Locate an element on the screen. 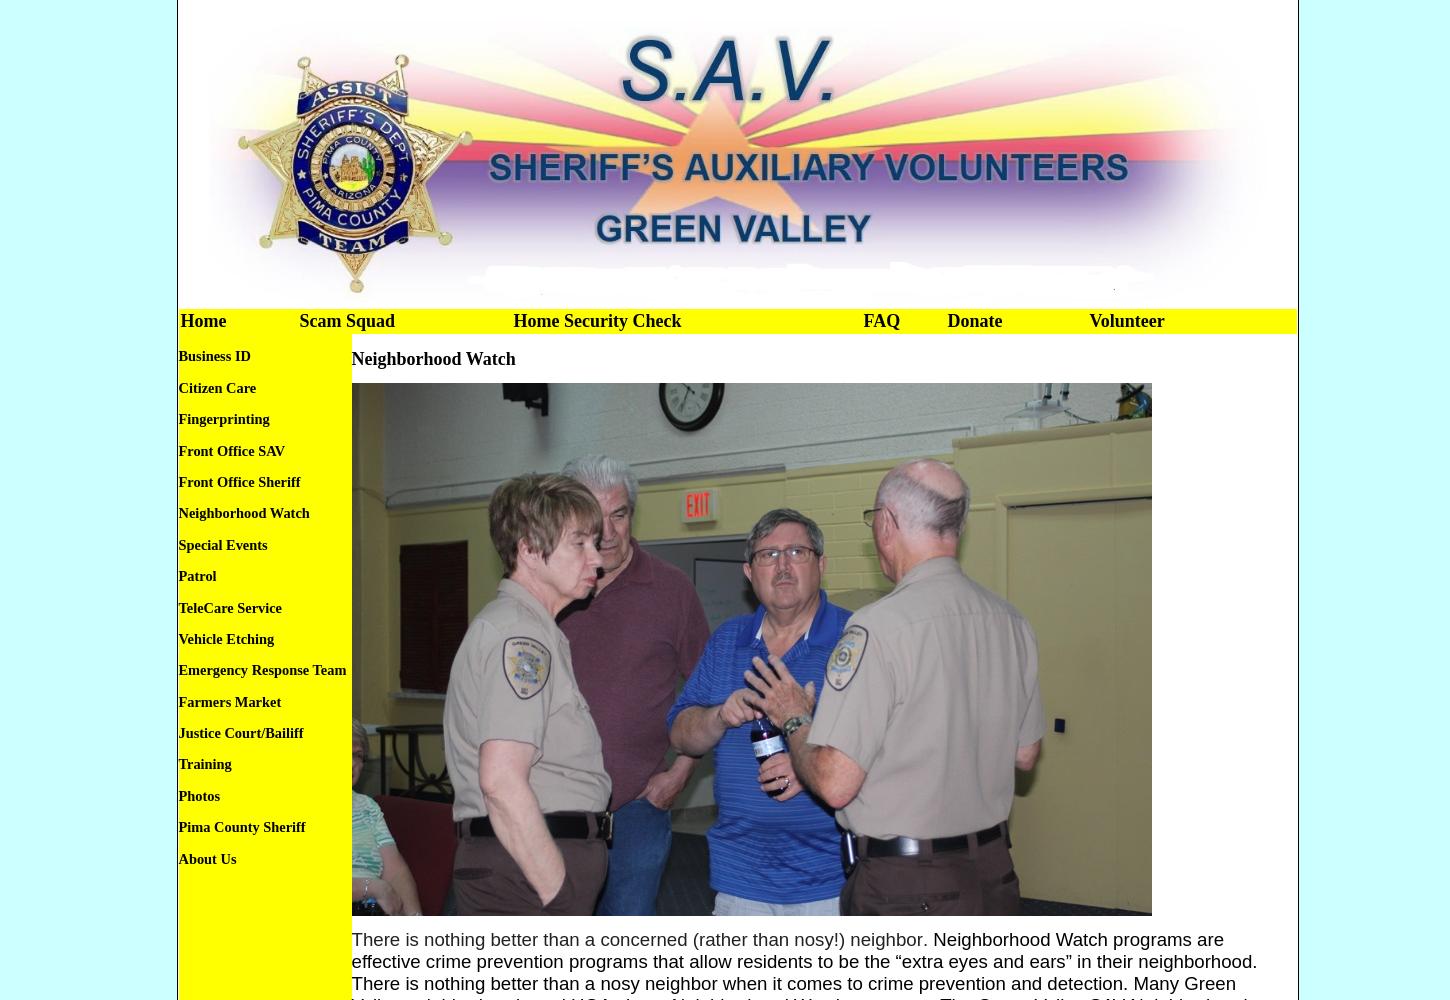  'Care Service' is located at coordinates (242, 606).